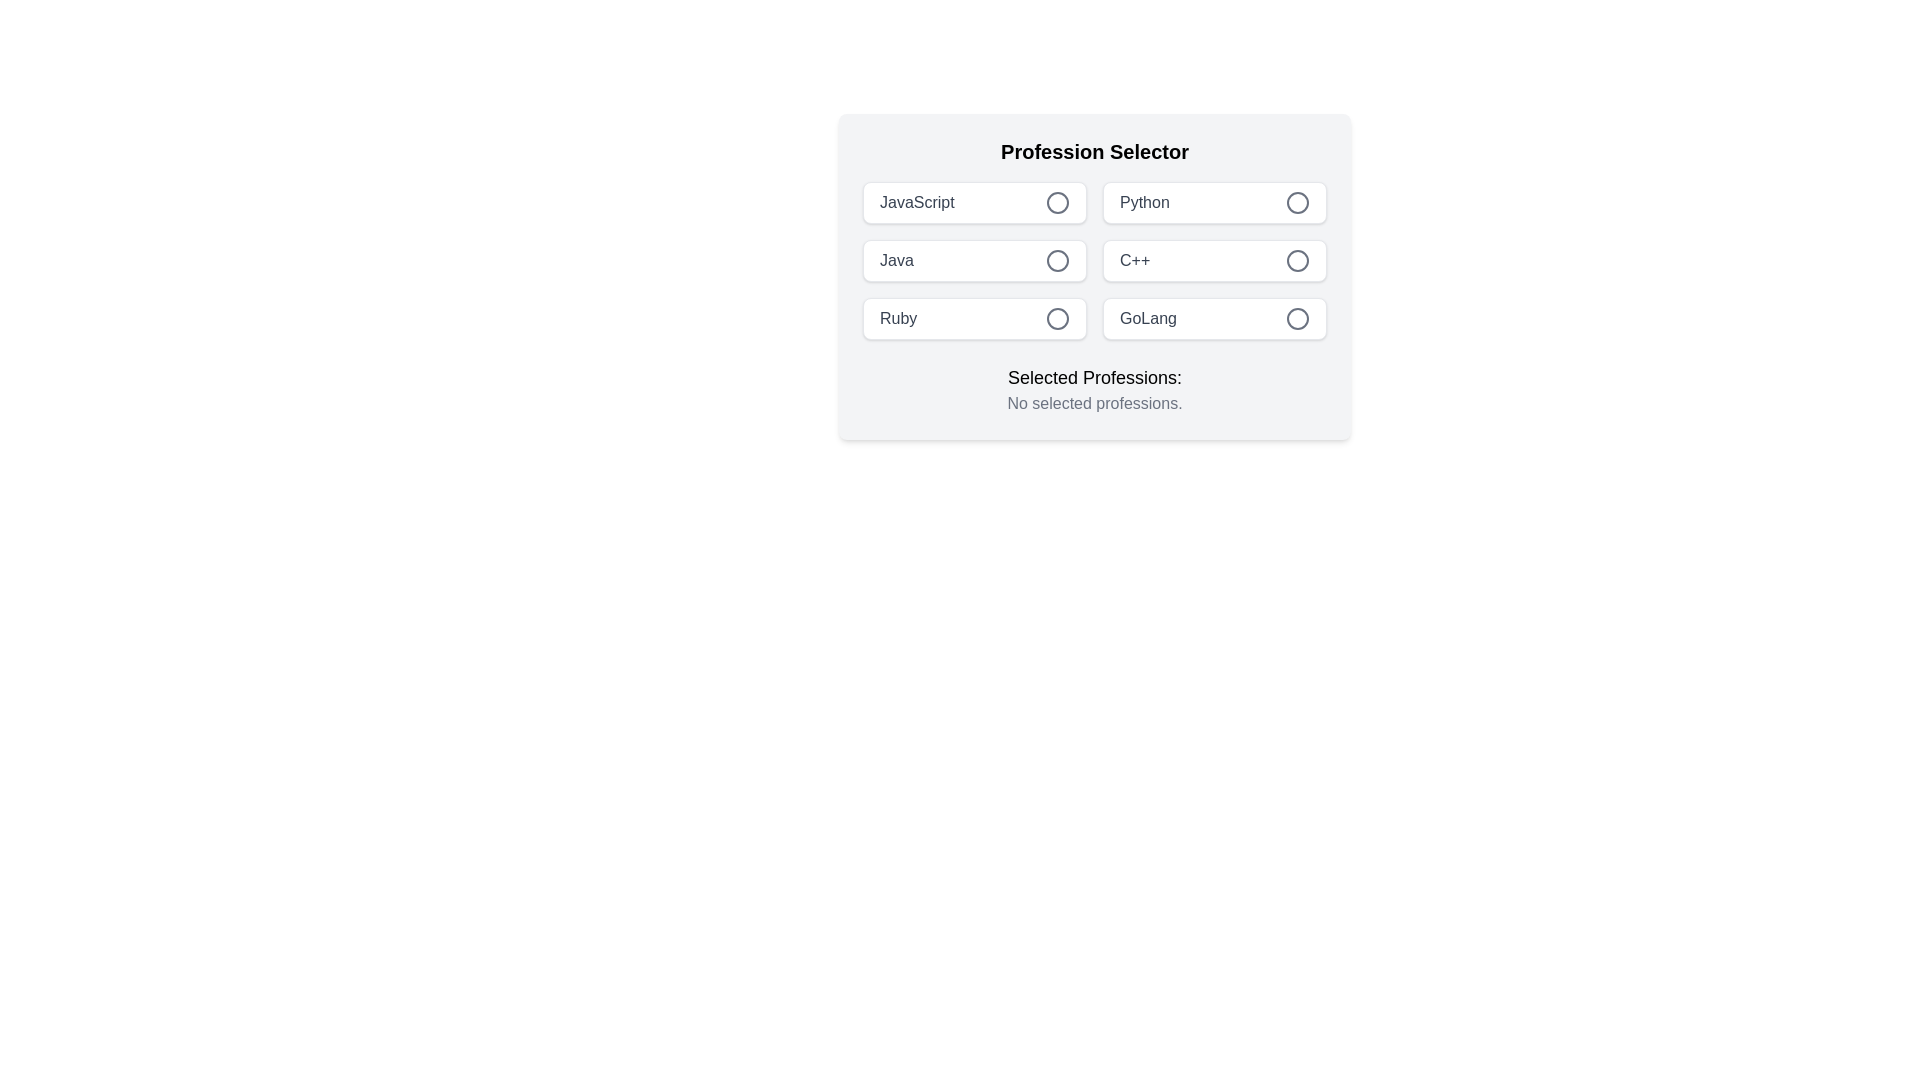 Image resolution: width=1920 pixels, height=1080 pixels. What do you see at coordinates (974, 260) in the screenshot?
I see `the 'Java' selectable list item with a radio button` at bounding box center [974, 260].